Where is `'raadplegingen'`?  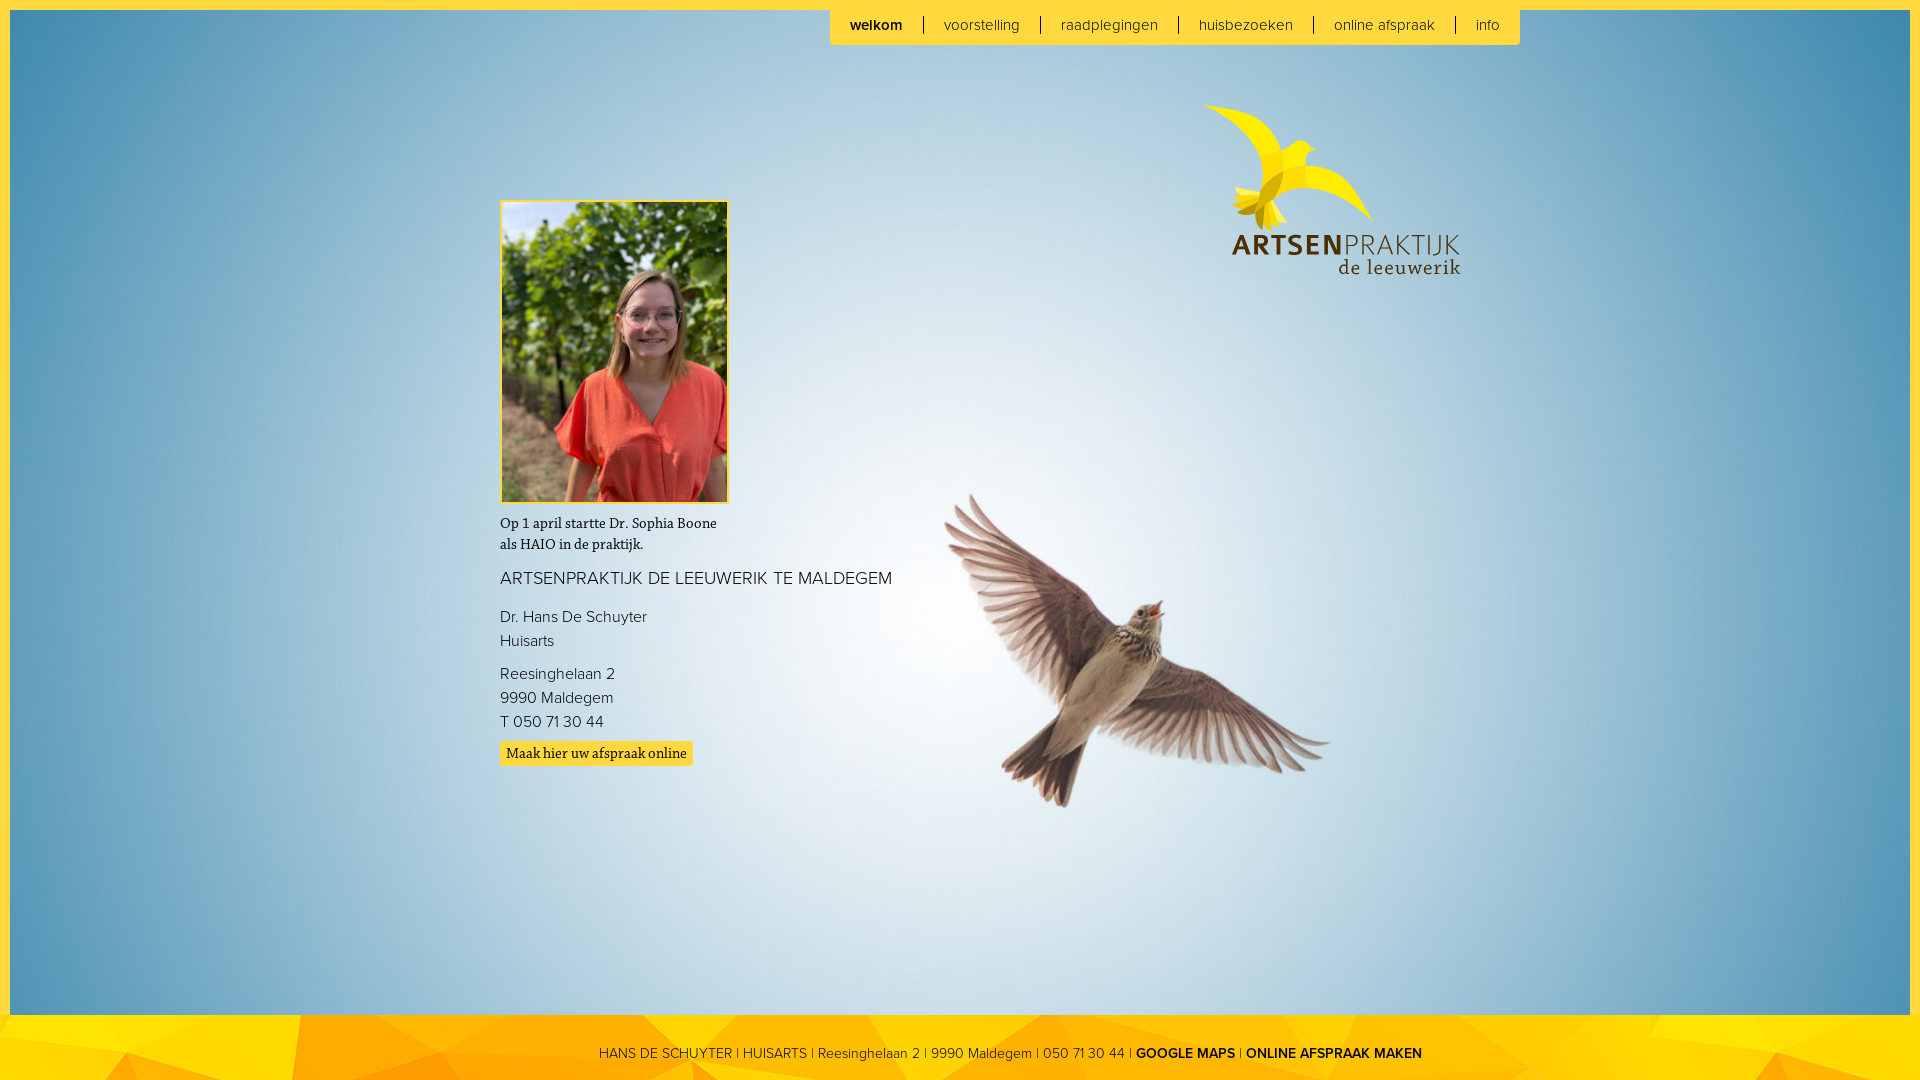
'raadplegingen' is located at coordinates (1108, 24).